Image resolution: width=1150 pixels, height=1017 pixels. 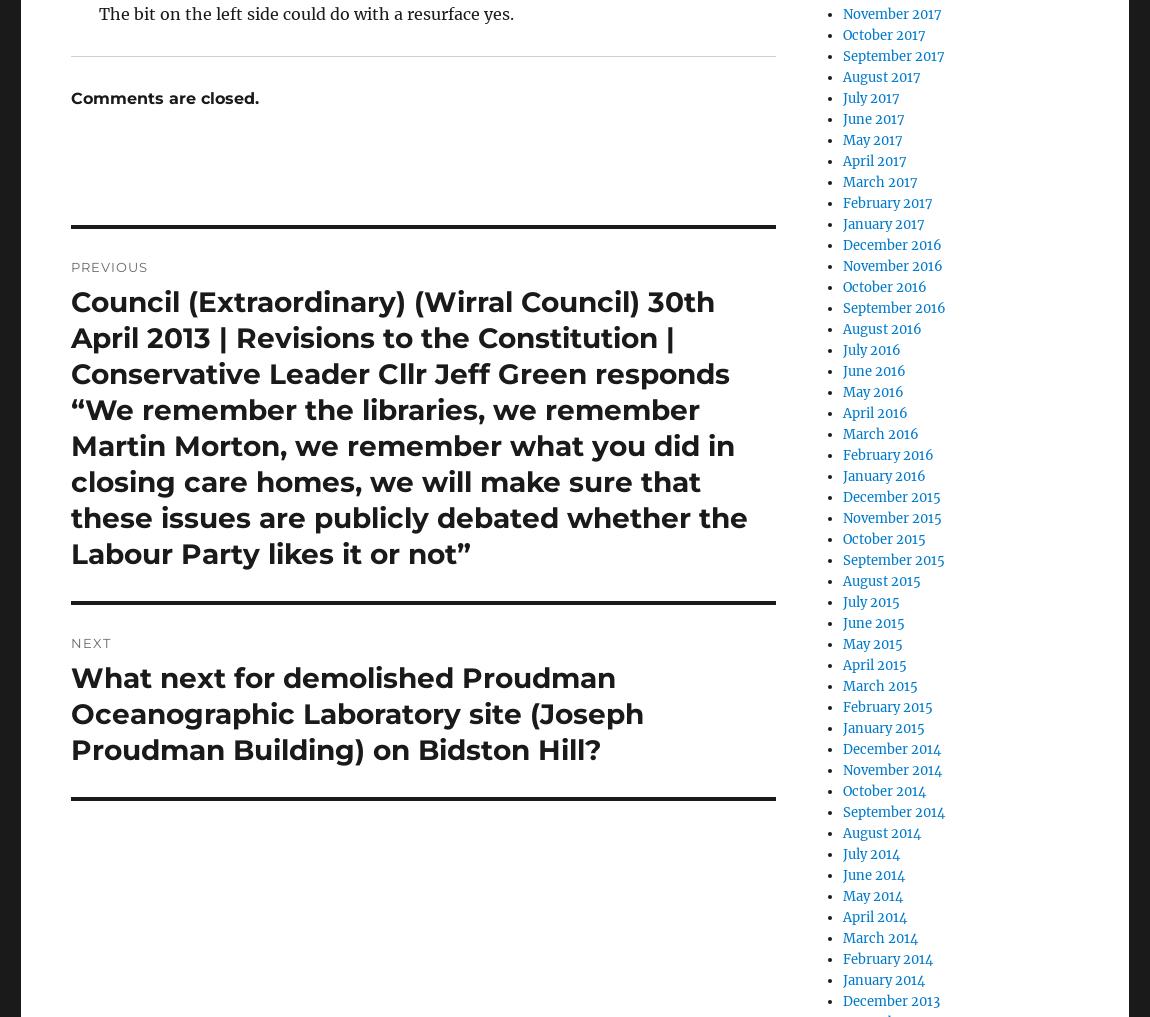 I want to click on 'June 2017', so click(x=874, y=118).